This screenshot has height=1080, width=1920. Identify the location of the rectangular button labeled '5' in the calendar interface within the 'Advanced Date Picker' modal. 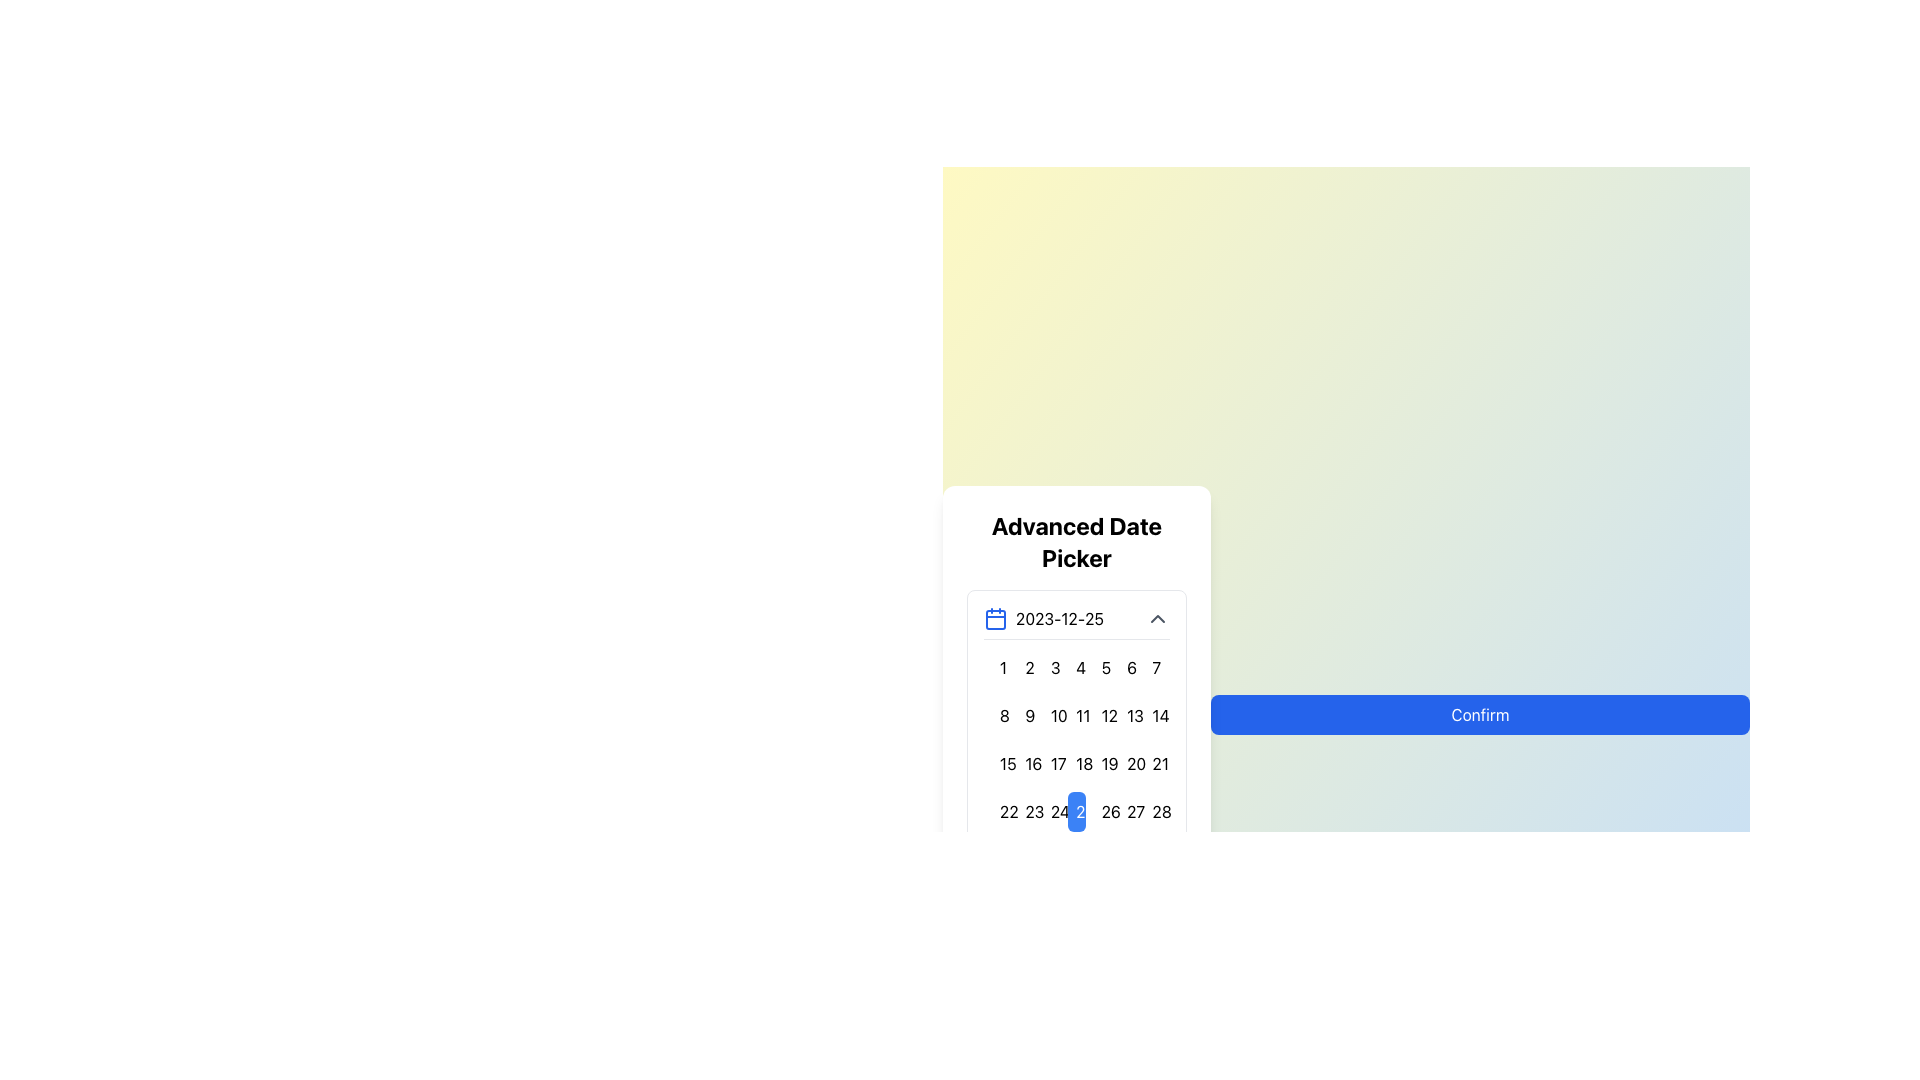
(1101, 667).